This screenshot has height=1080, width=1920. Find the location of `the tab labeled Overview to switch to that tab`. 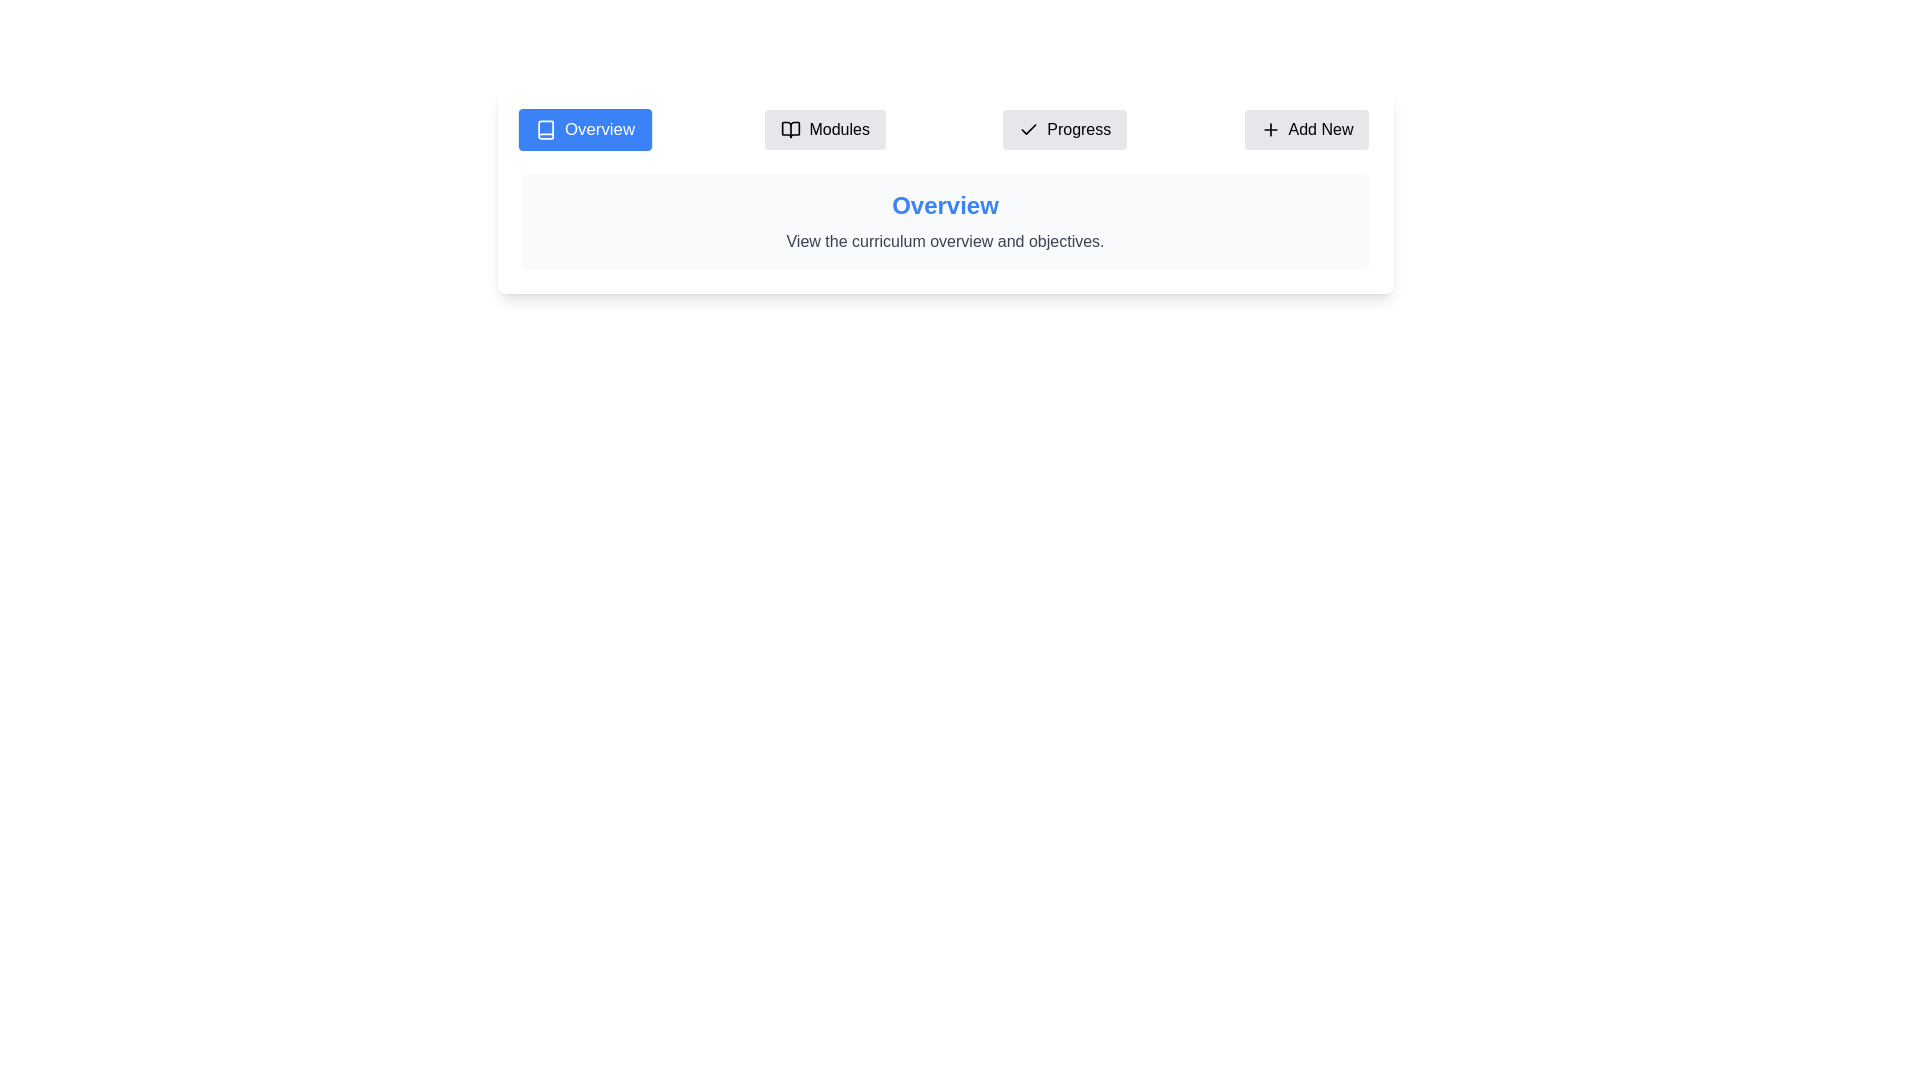

the tab labeled Overview to switch to that tab is located at coordinates (583, 130).